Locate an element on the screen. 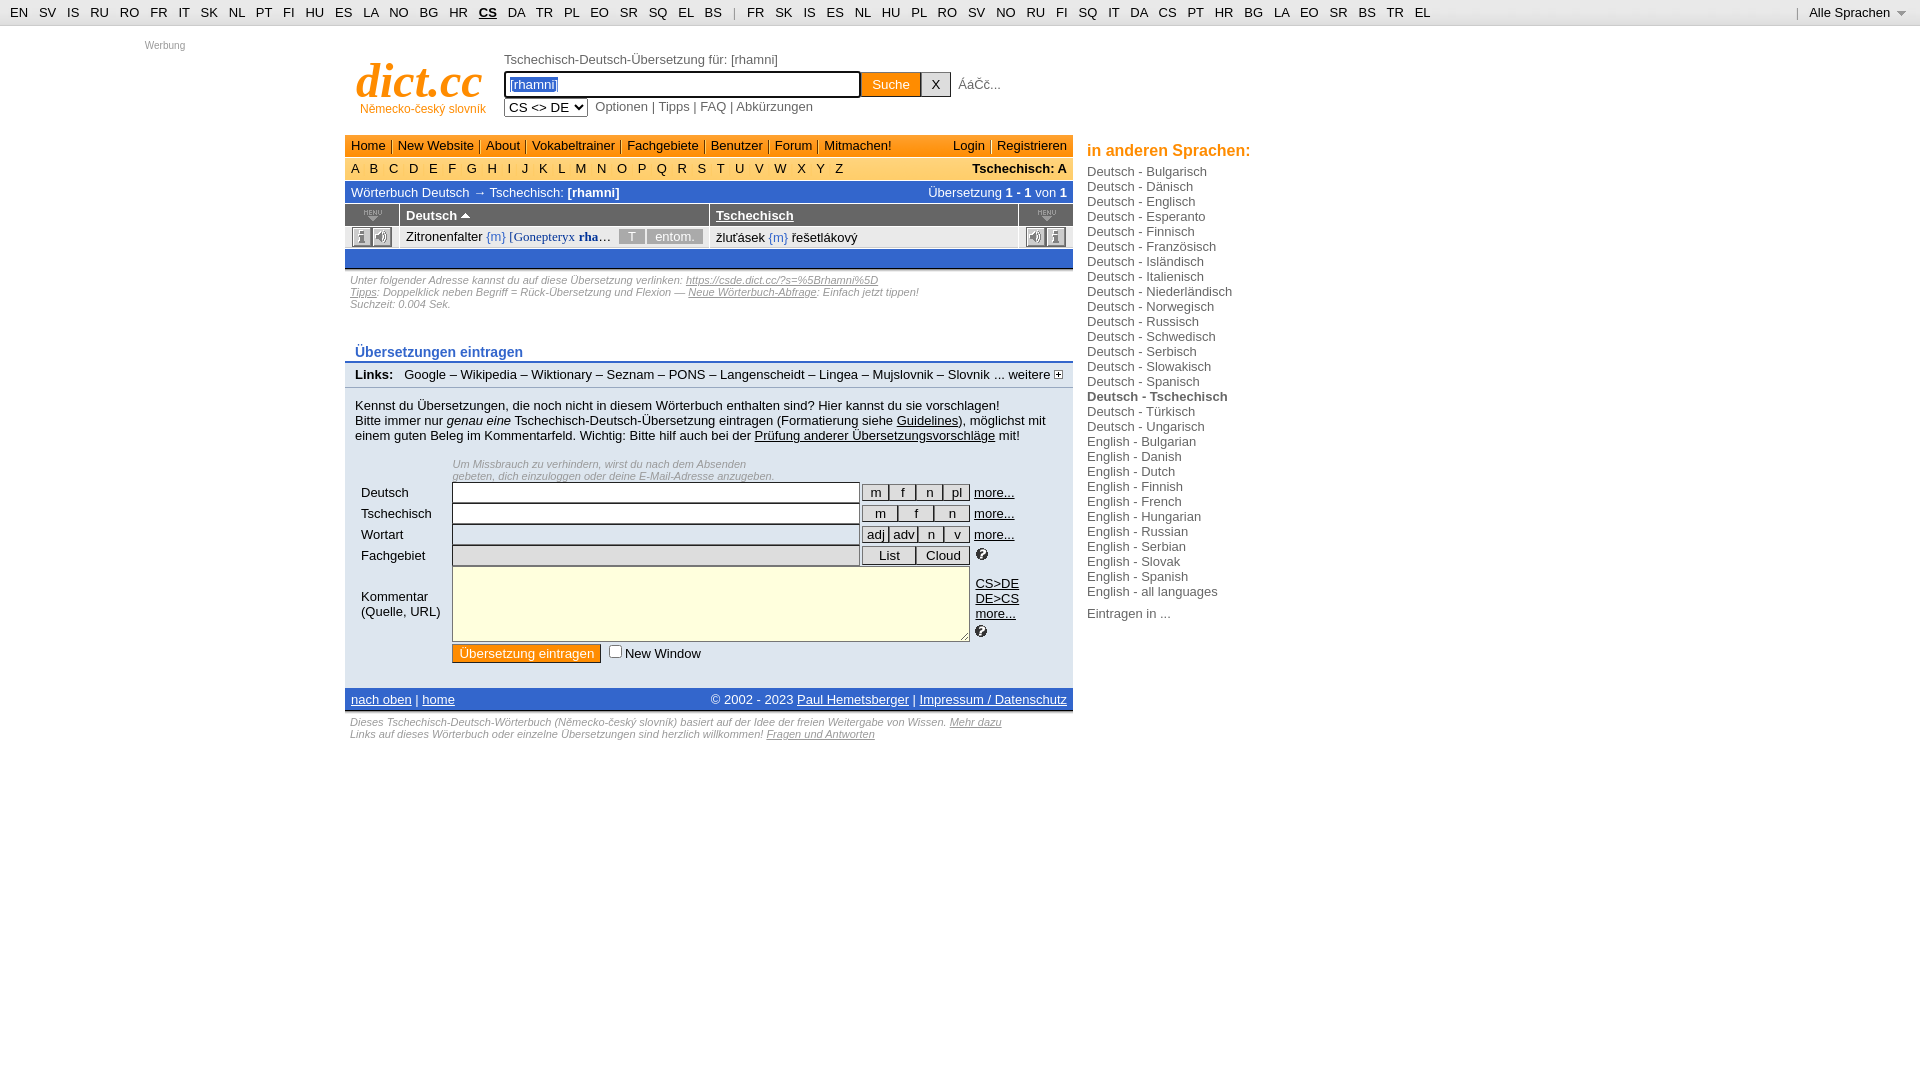 Image resolution: width=1920 pixels, height=1080 pixels. 'v' is located at coordinates (955, 533).